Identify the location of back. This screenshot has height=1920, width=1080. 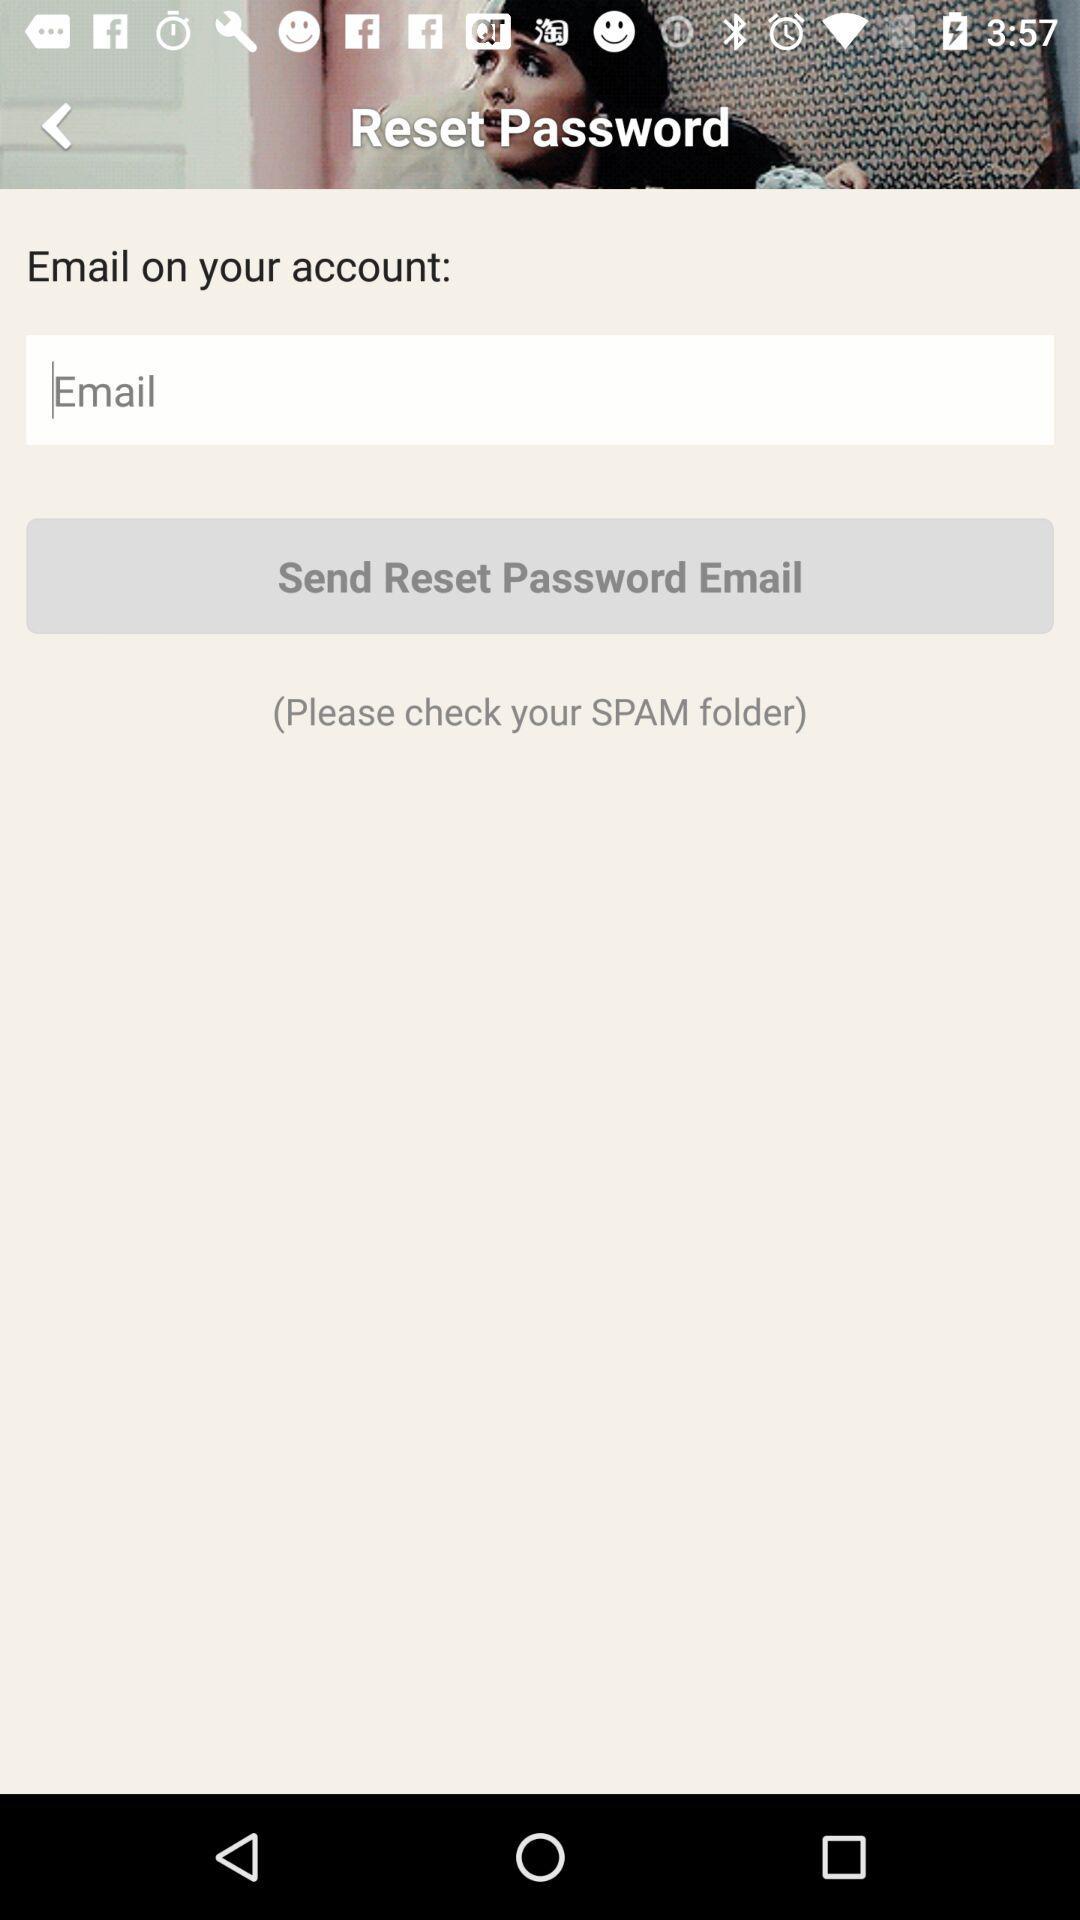
(59, 124).